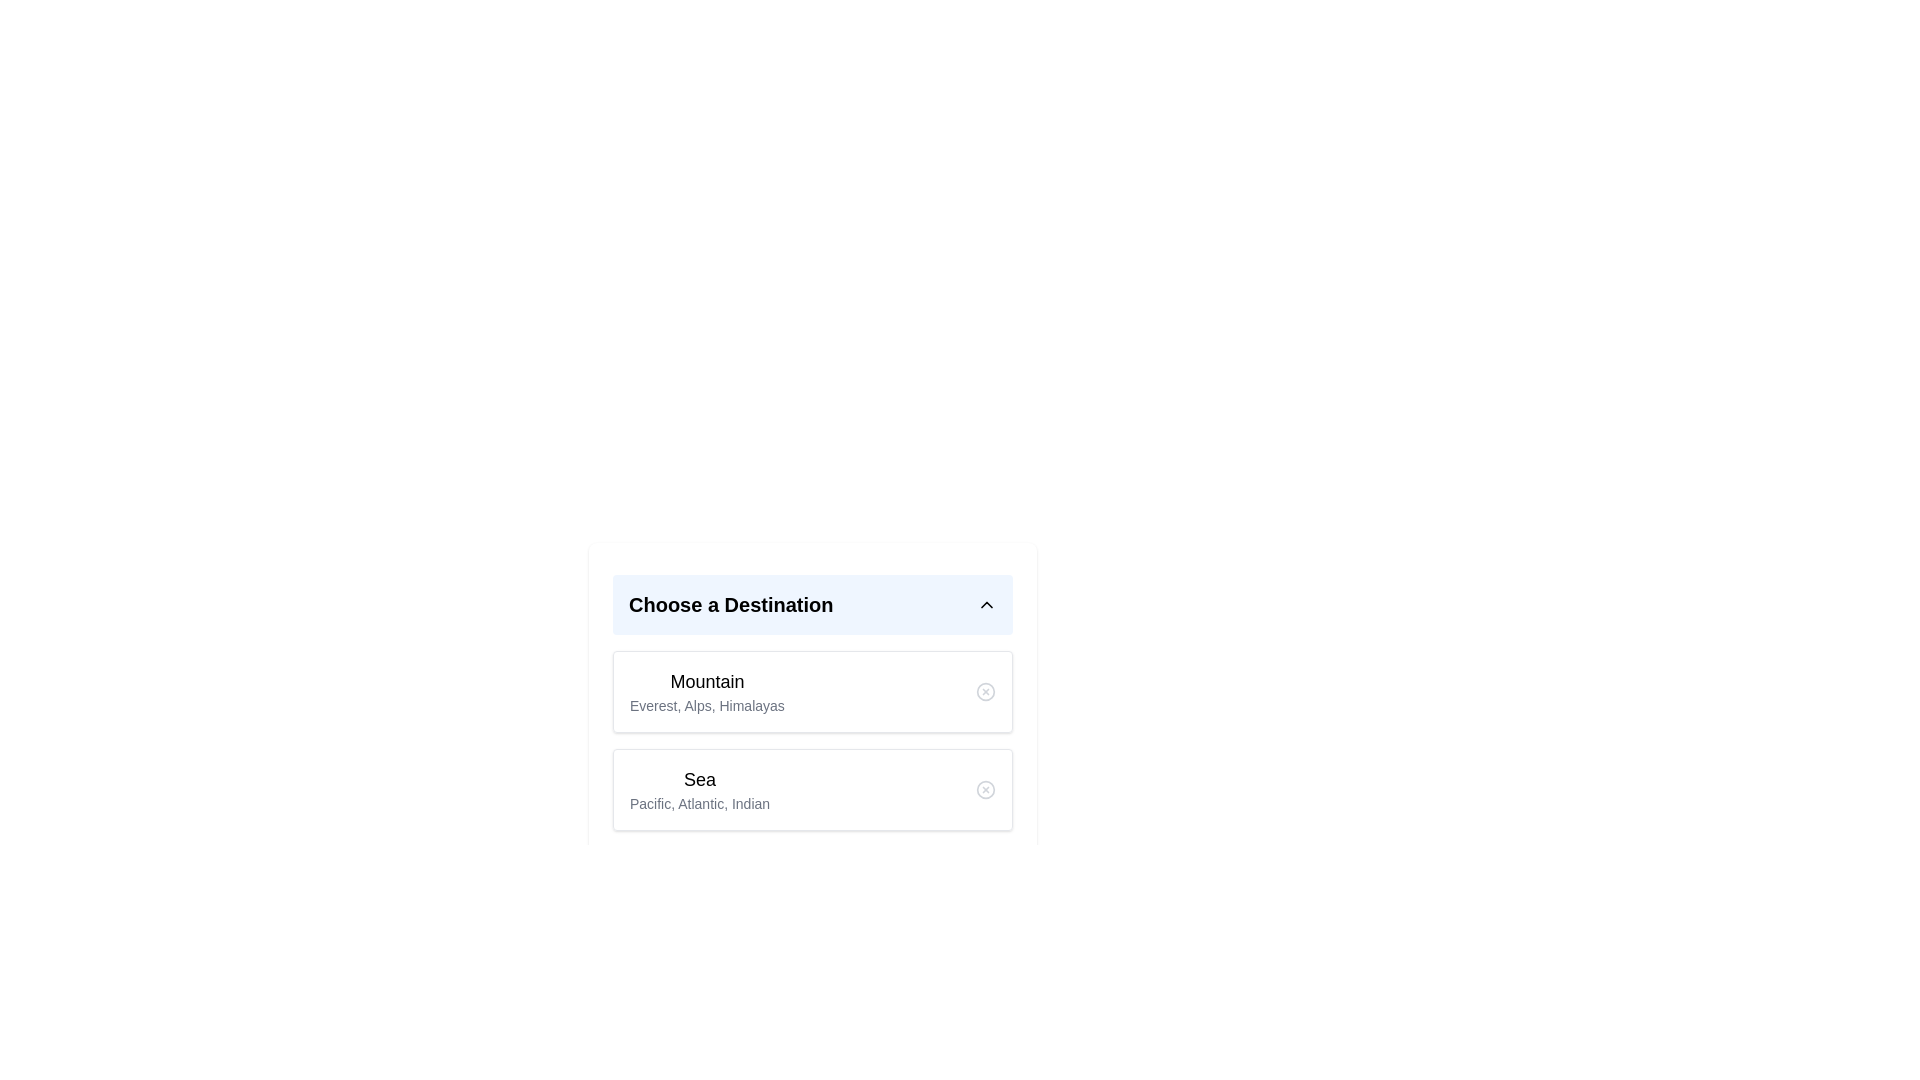  What do you see at coordinates (985, 690) in the screenshot?
I see `the close icon button, which is a small circle with a cross inside, located in the top-right corner of the list item containing 'MountainEverest, Alps, Himalayas'` at bounding box center [985, 690].